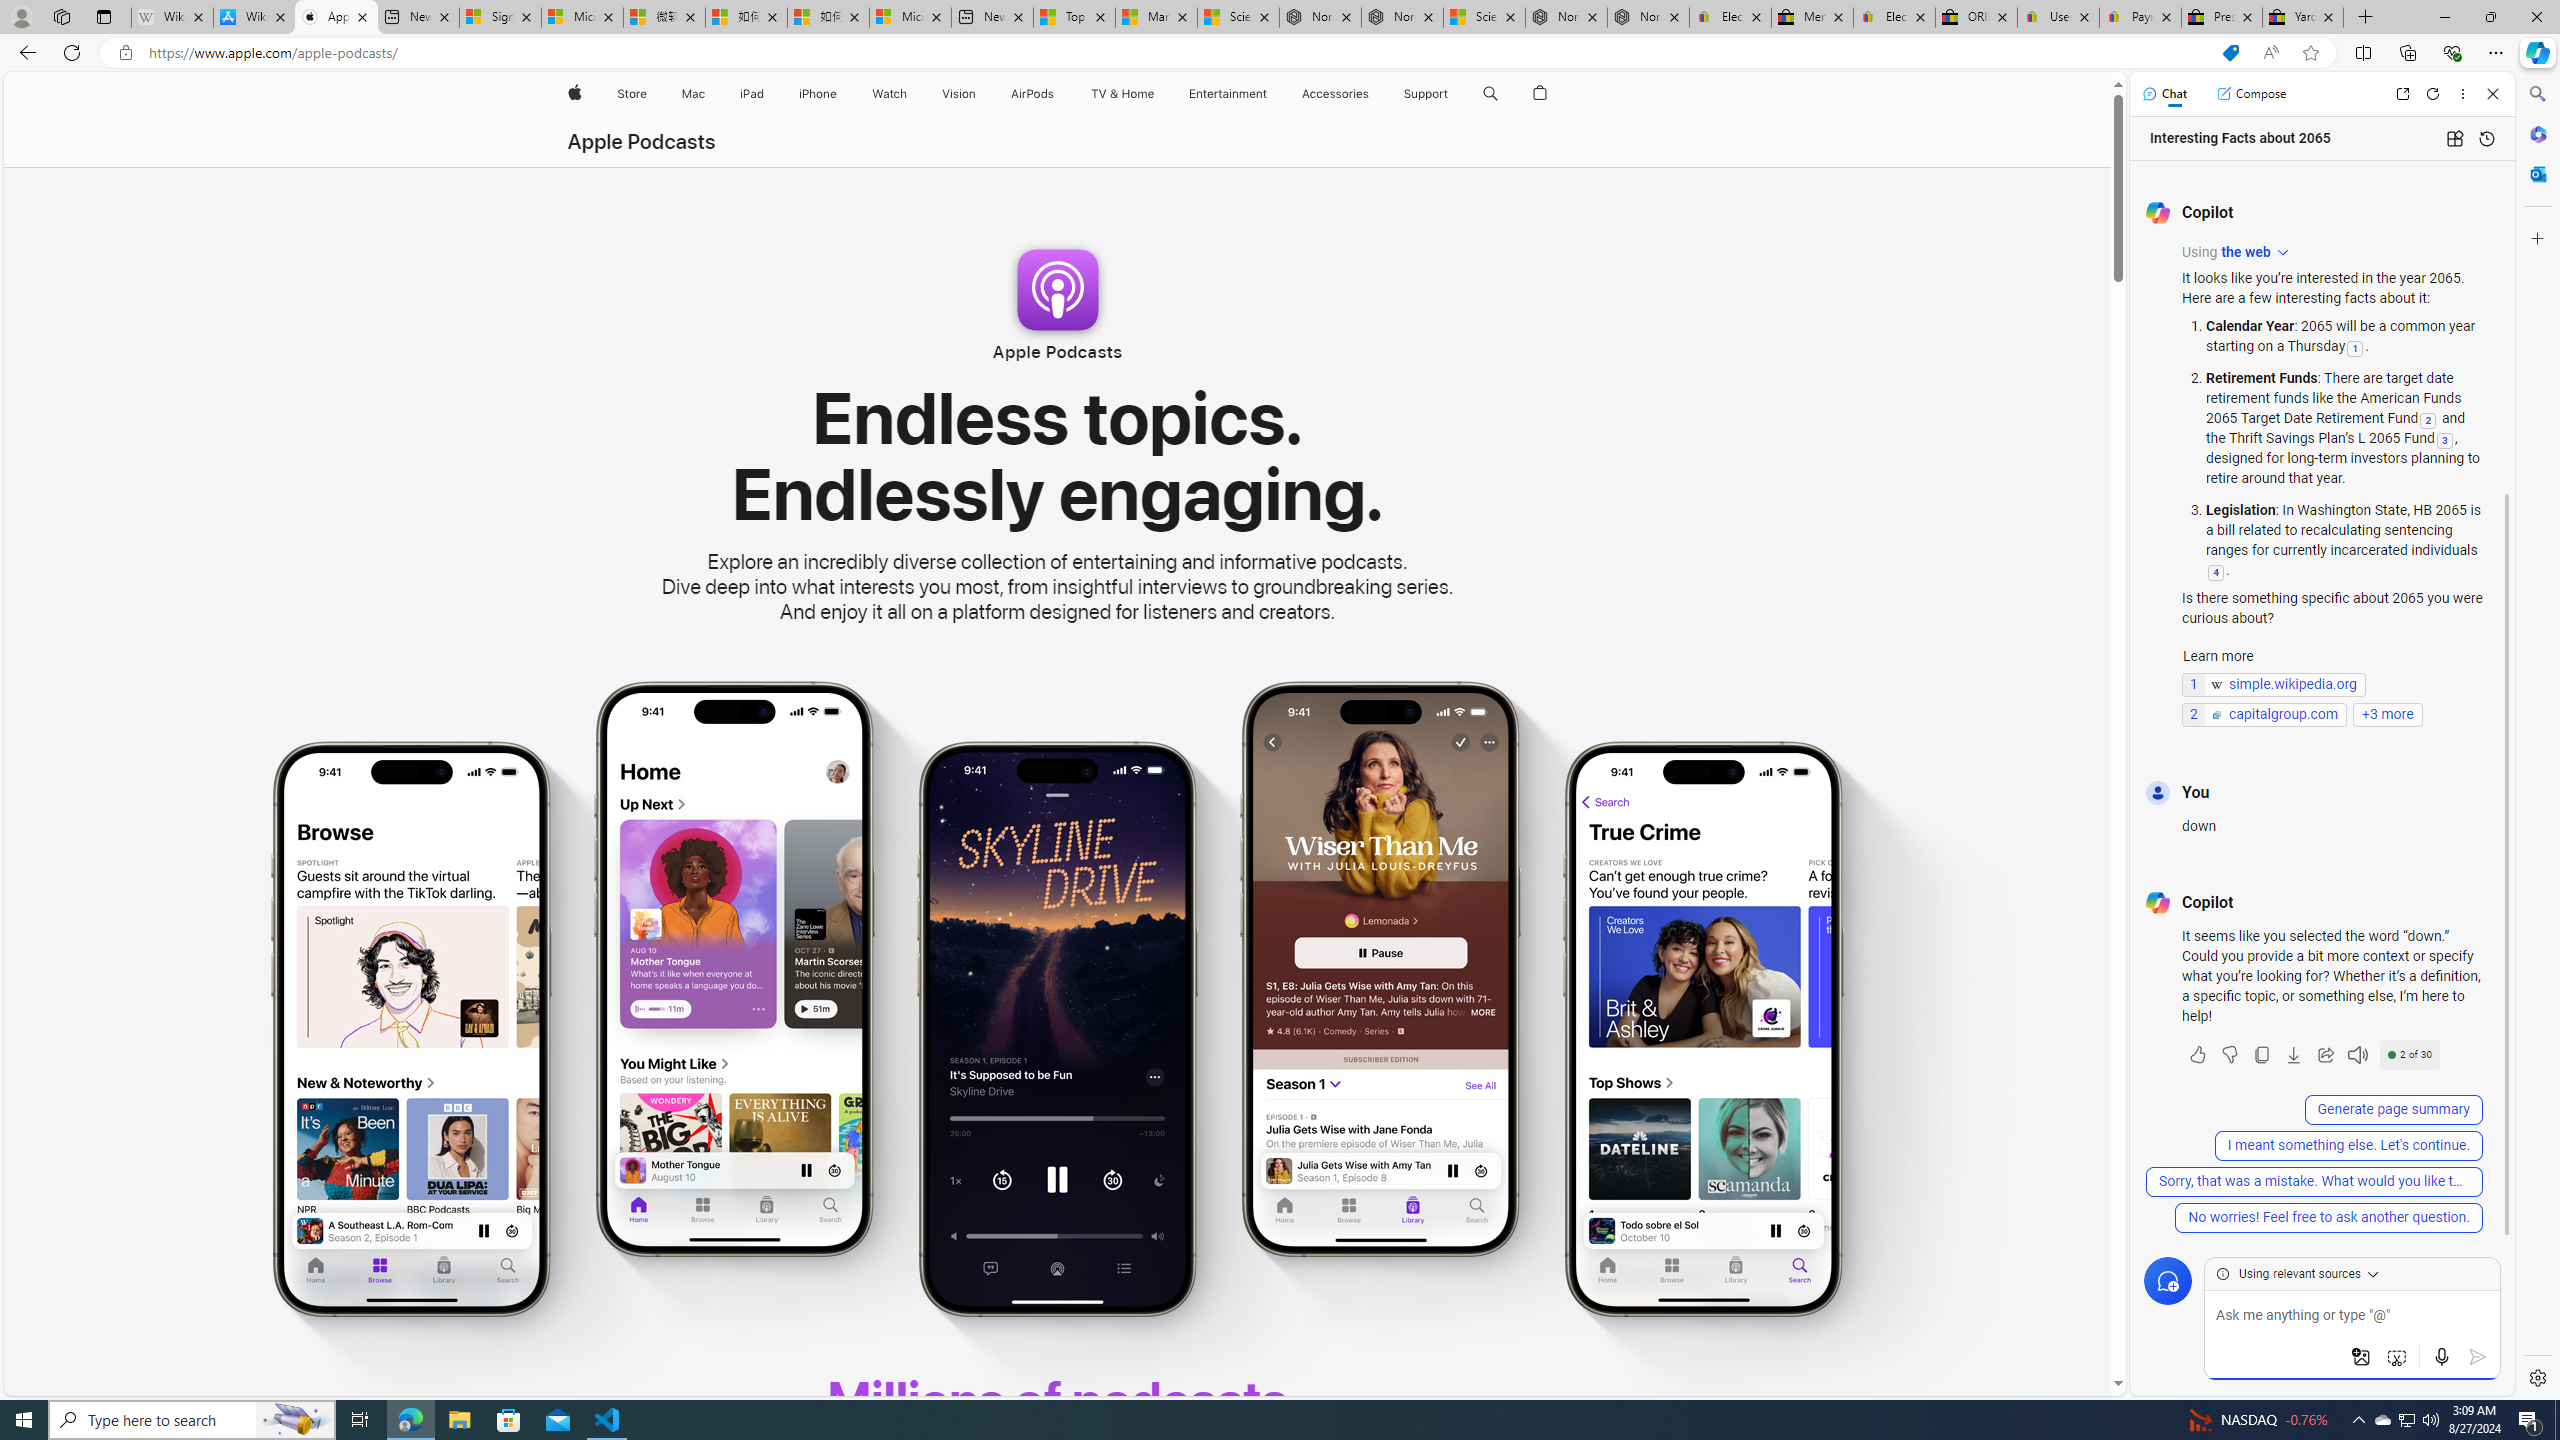  Describe the element at coordinates (2230, 53) in the screenshot. I see `'Shopping in Microsoft Edge'` at that location.